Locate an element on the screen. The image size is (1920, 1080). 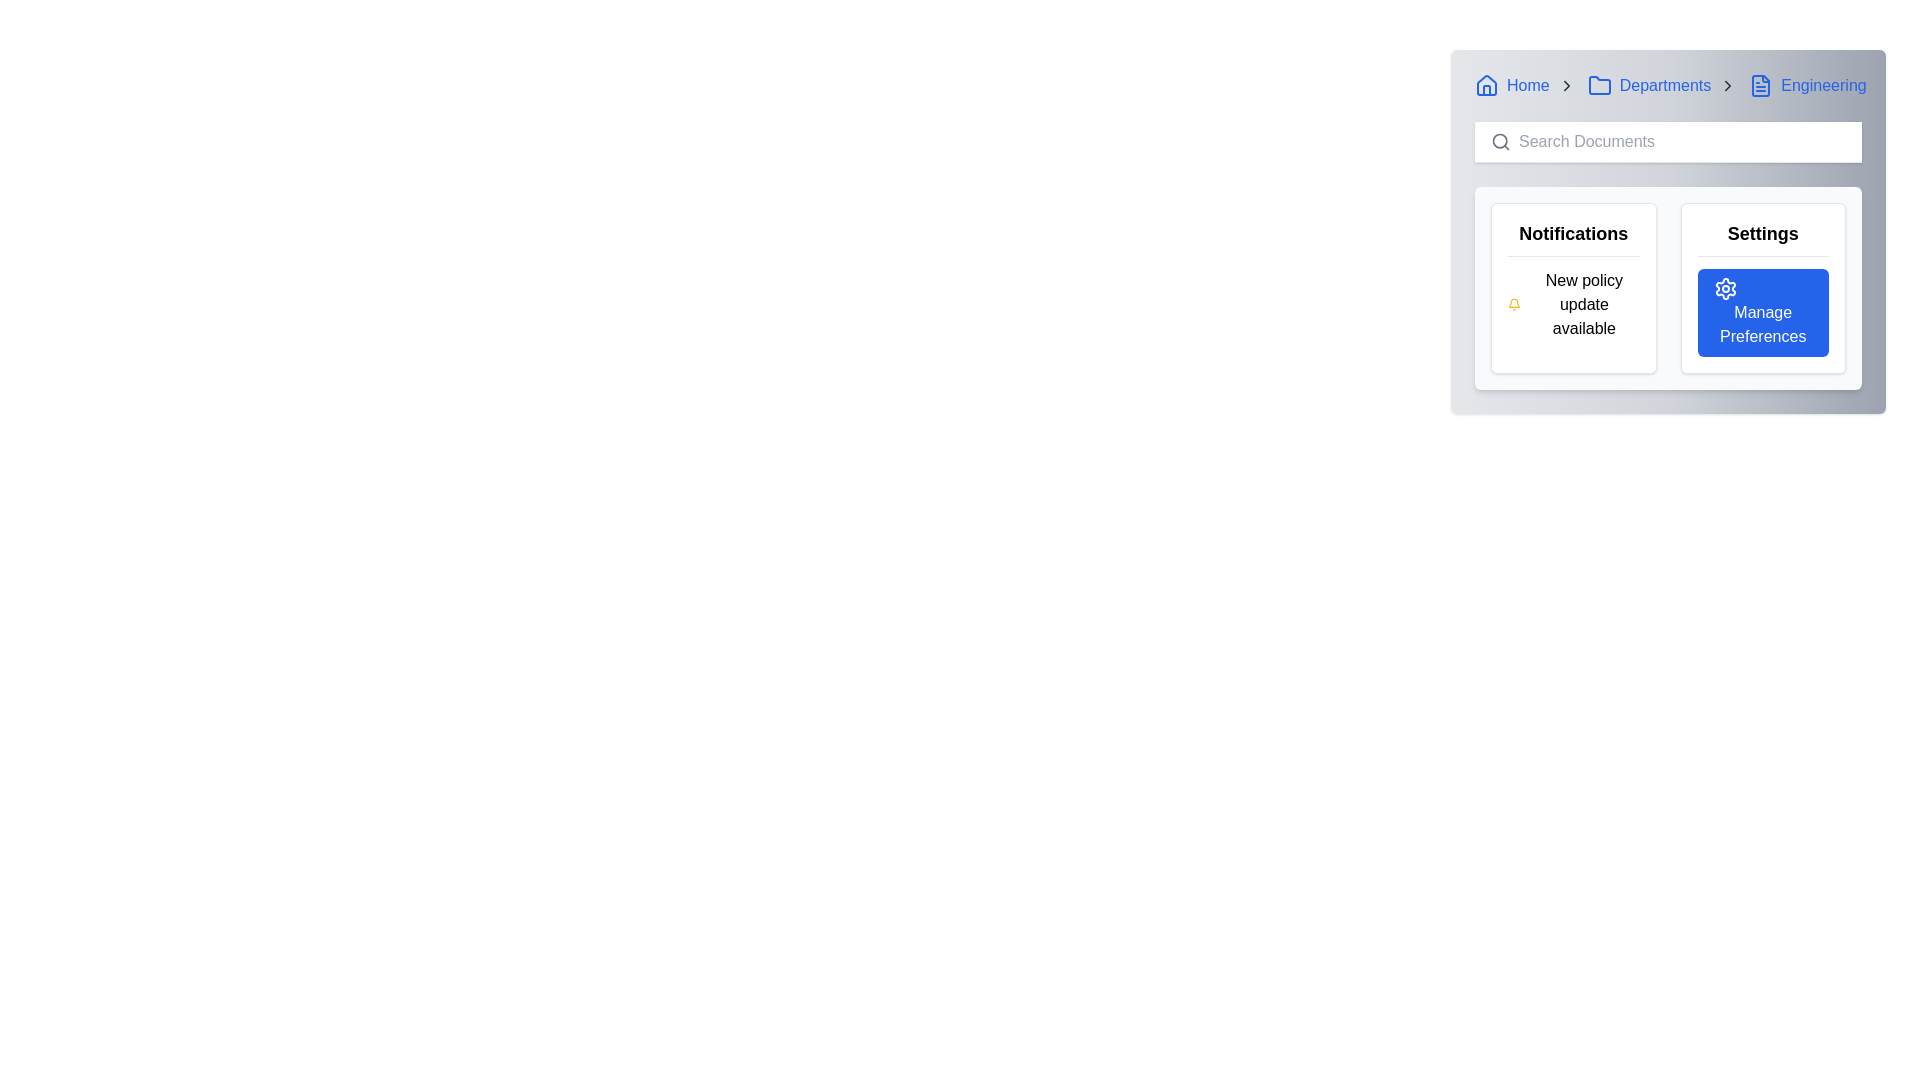
the 'Engineering' breadcrumb navigation link, which is the third and rightmost item in the breadcrumb navigation bar at the top of the page is located at coordinates (1808, 84).